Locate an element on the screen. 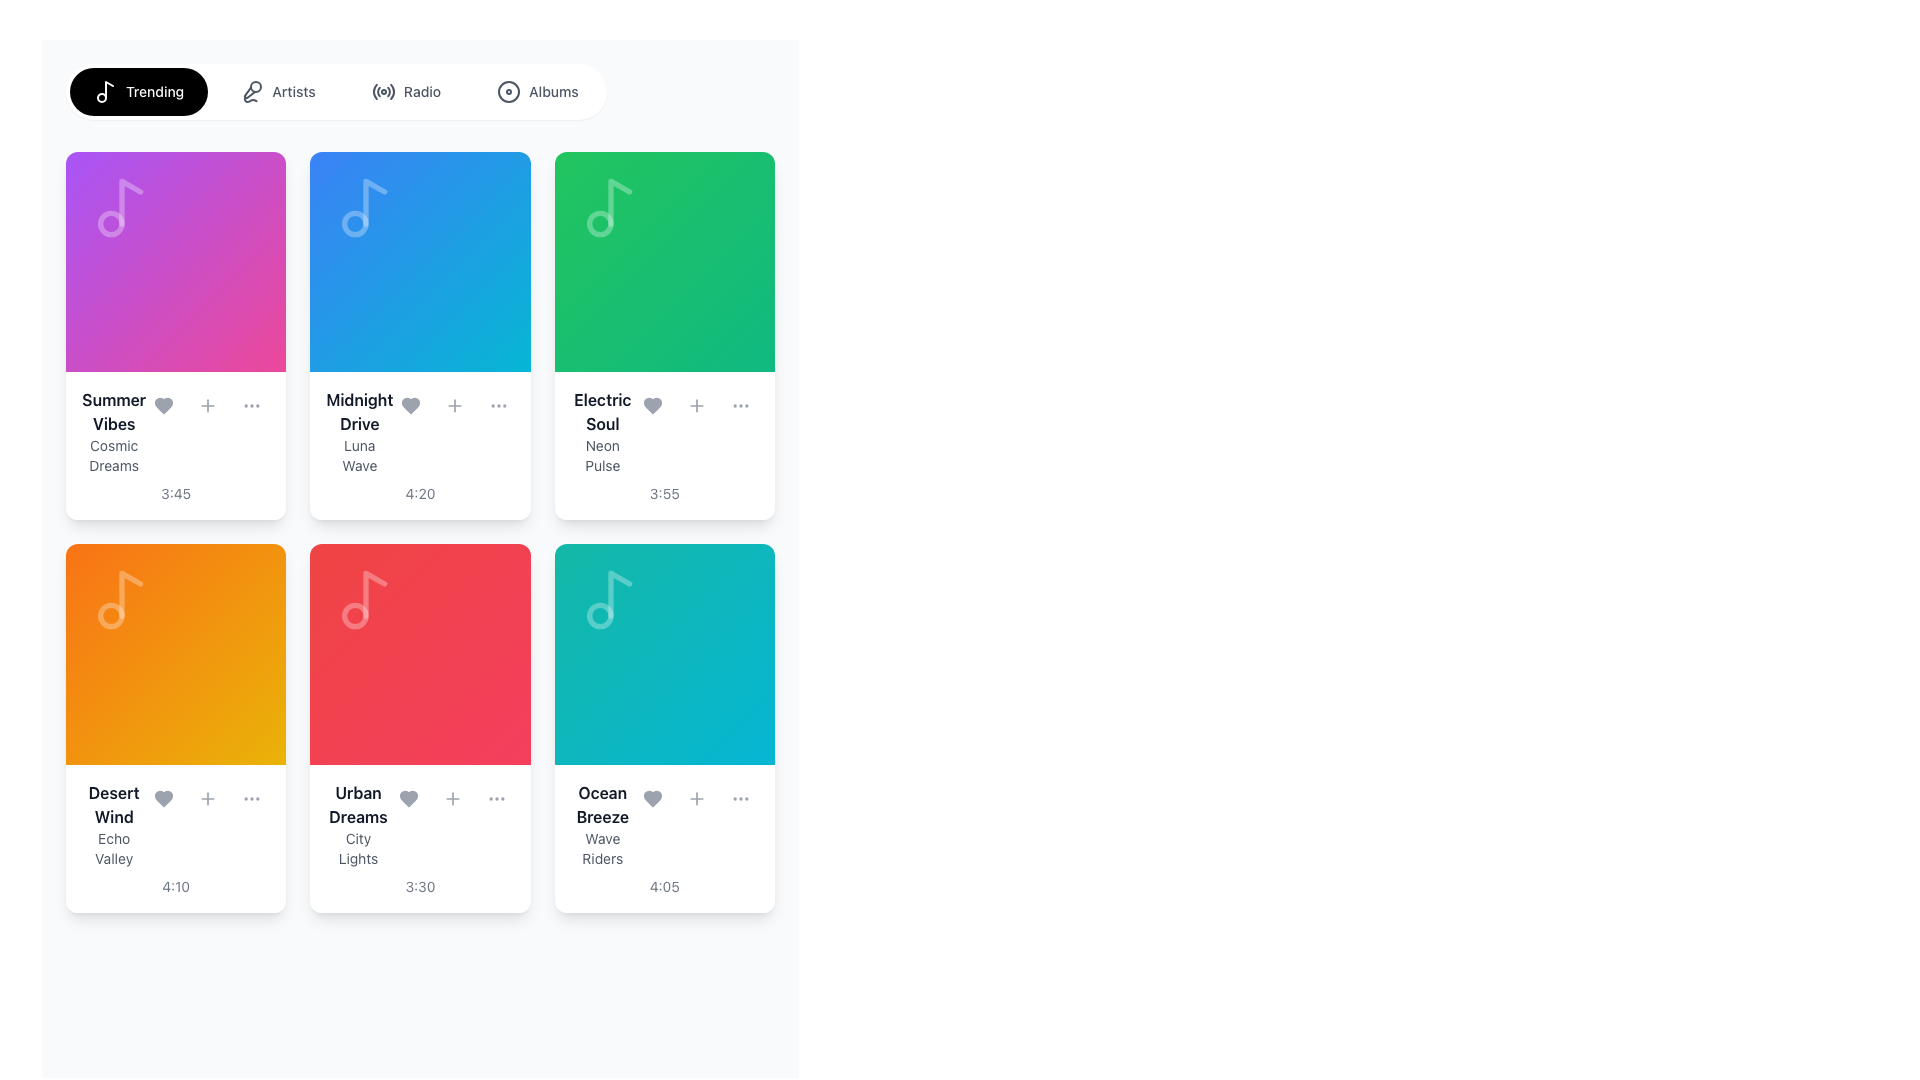 The image size is (1920, 1080). the heart-shaped icon button styled in gray, located to the right of the text 'Urban Dreams' and above the duration label '3:30' is located at coordinates (407, 797).